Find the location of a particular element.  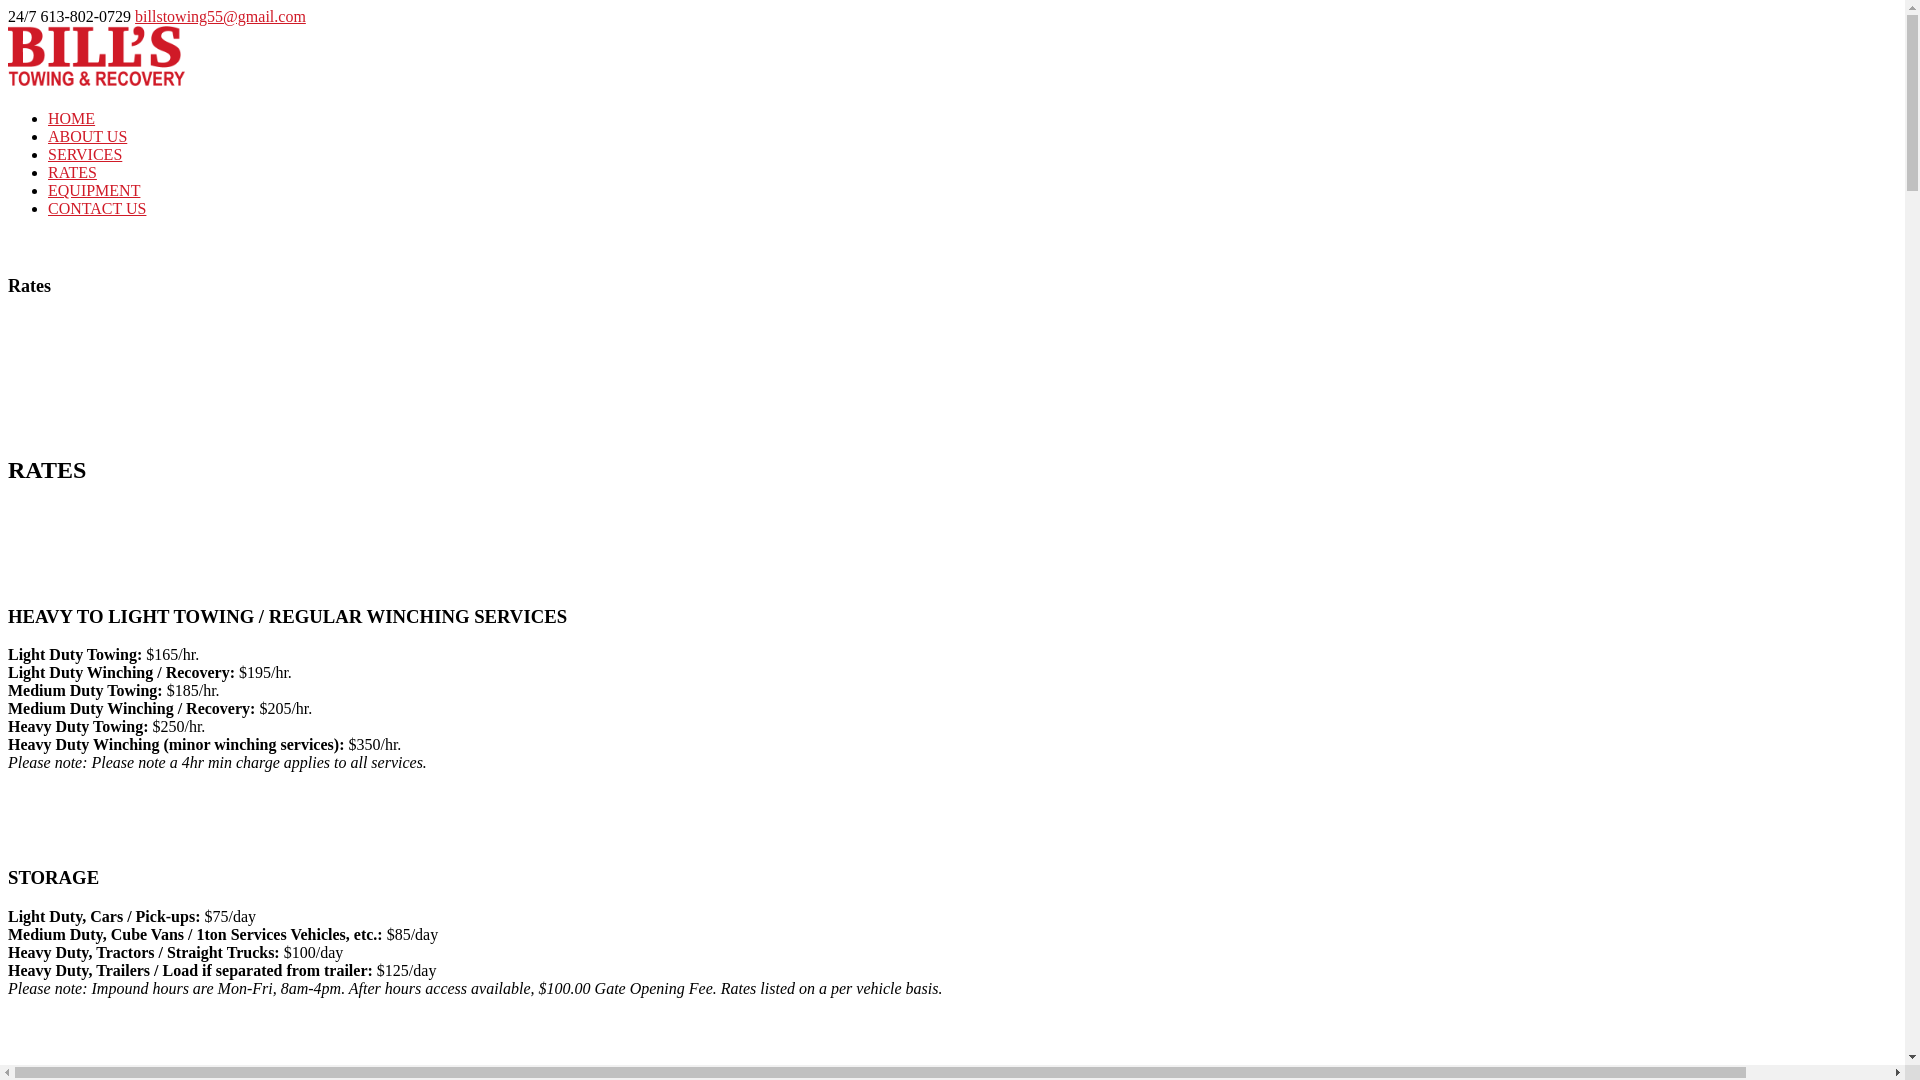

'ABOUT US' is located at coordinates (48, 135).